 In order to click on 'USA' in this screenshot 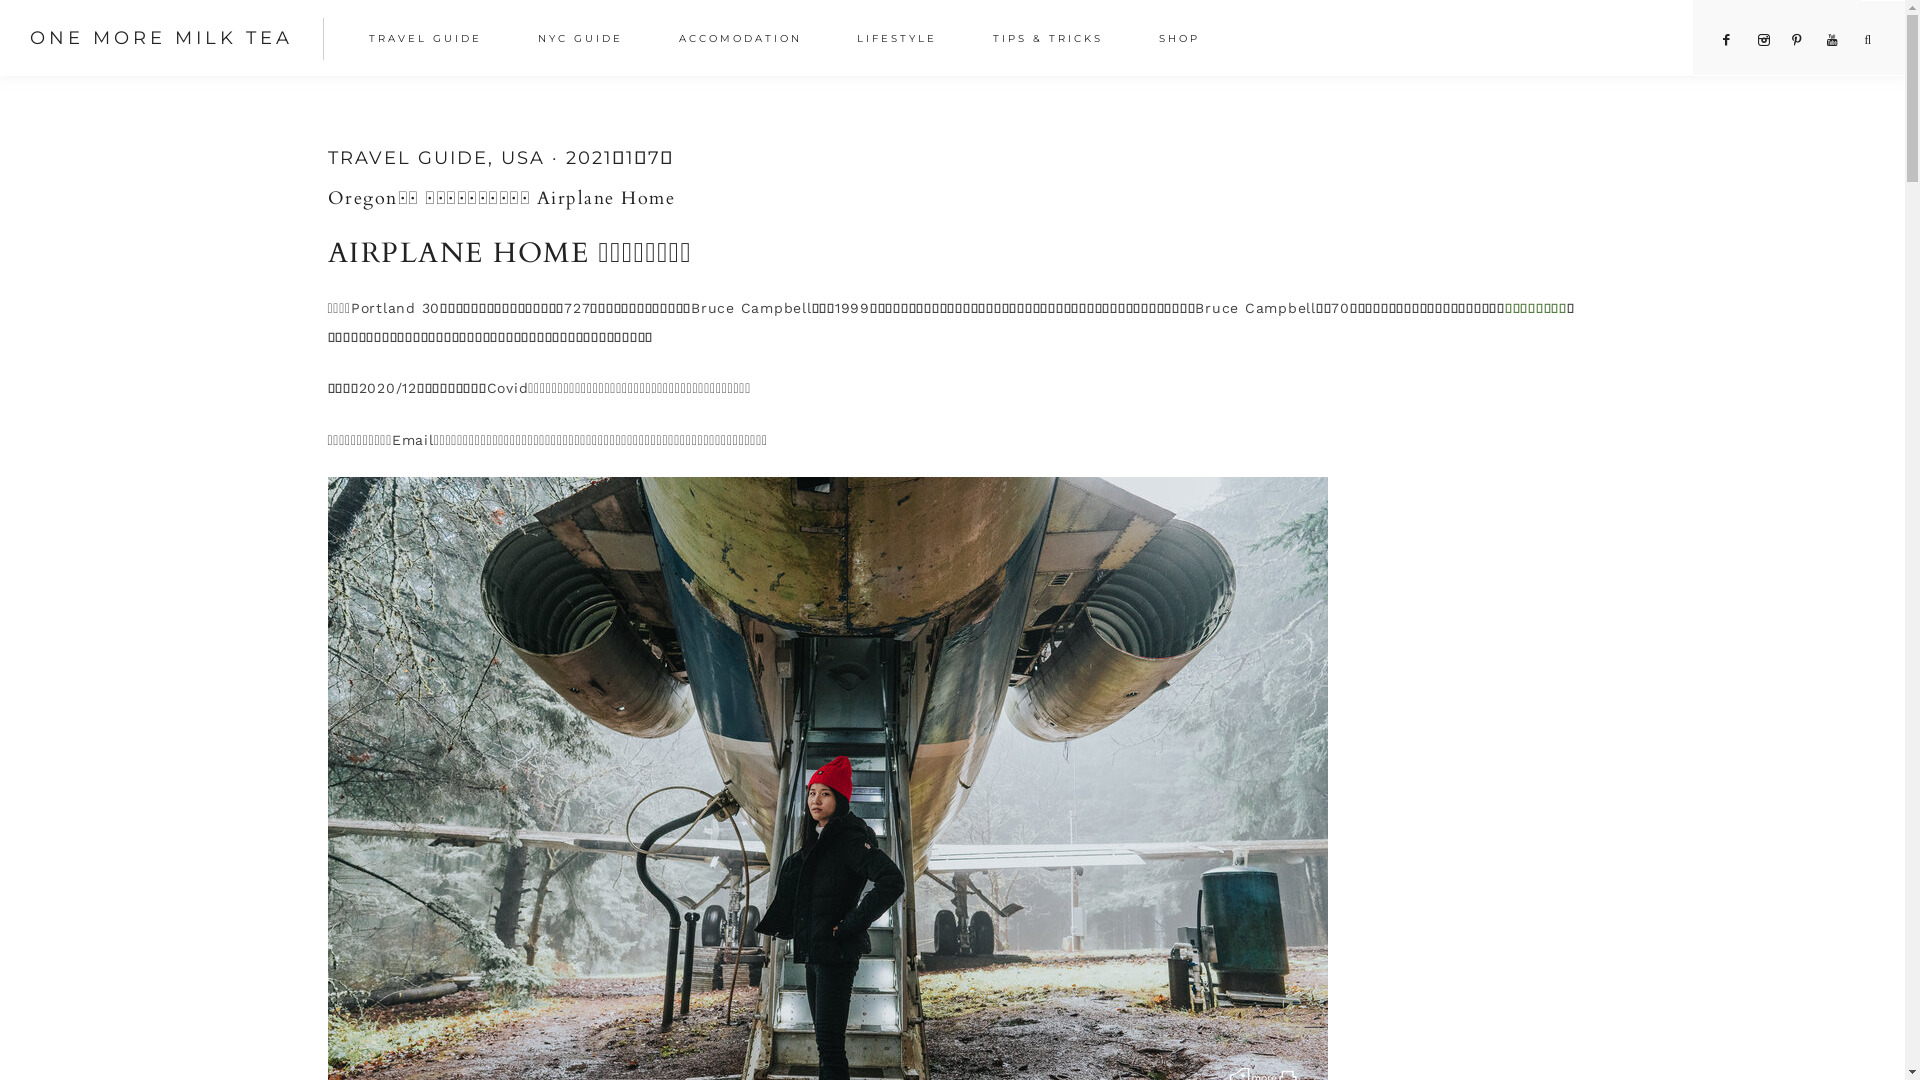, I will do `click(522, 157)`.